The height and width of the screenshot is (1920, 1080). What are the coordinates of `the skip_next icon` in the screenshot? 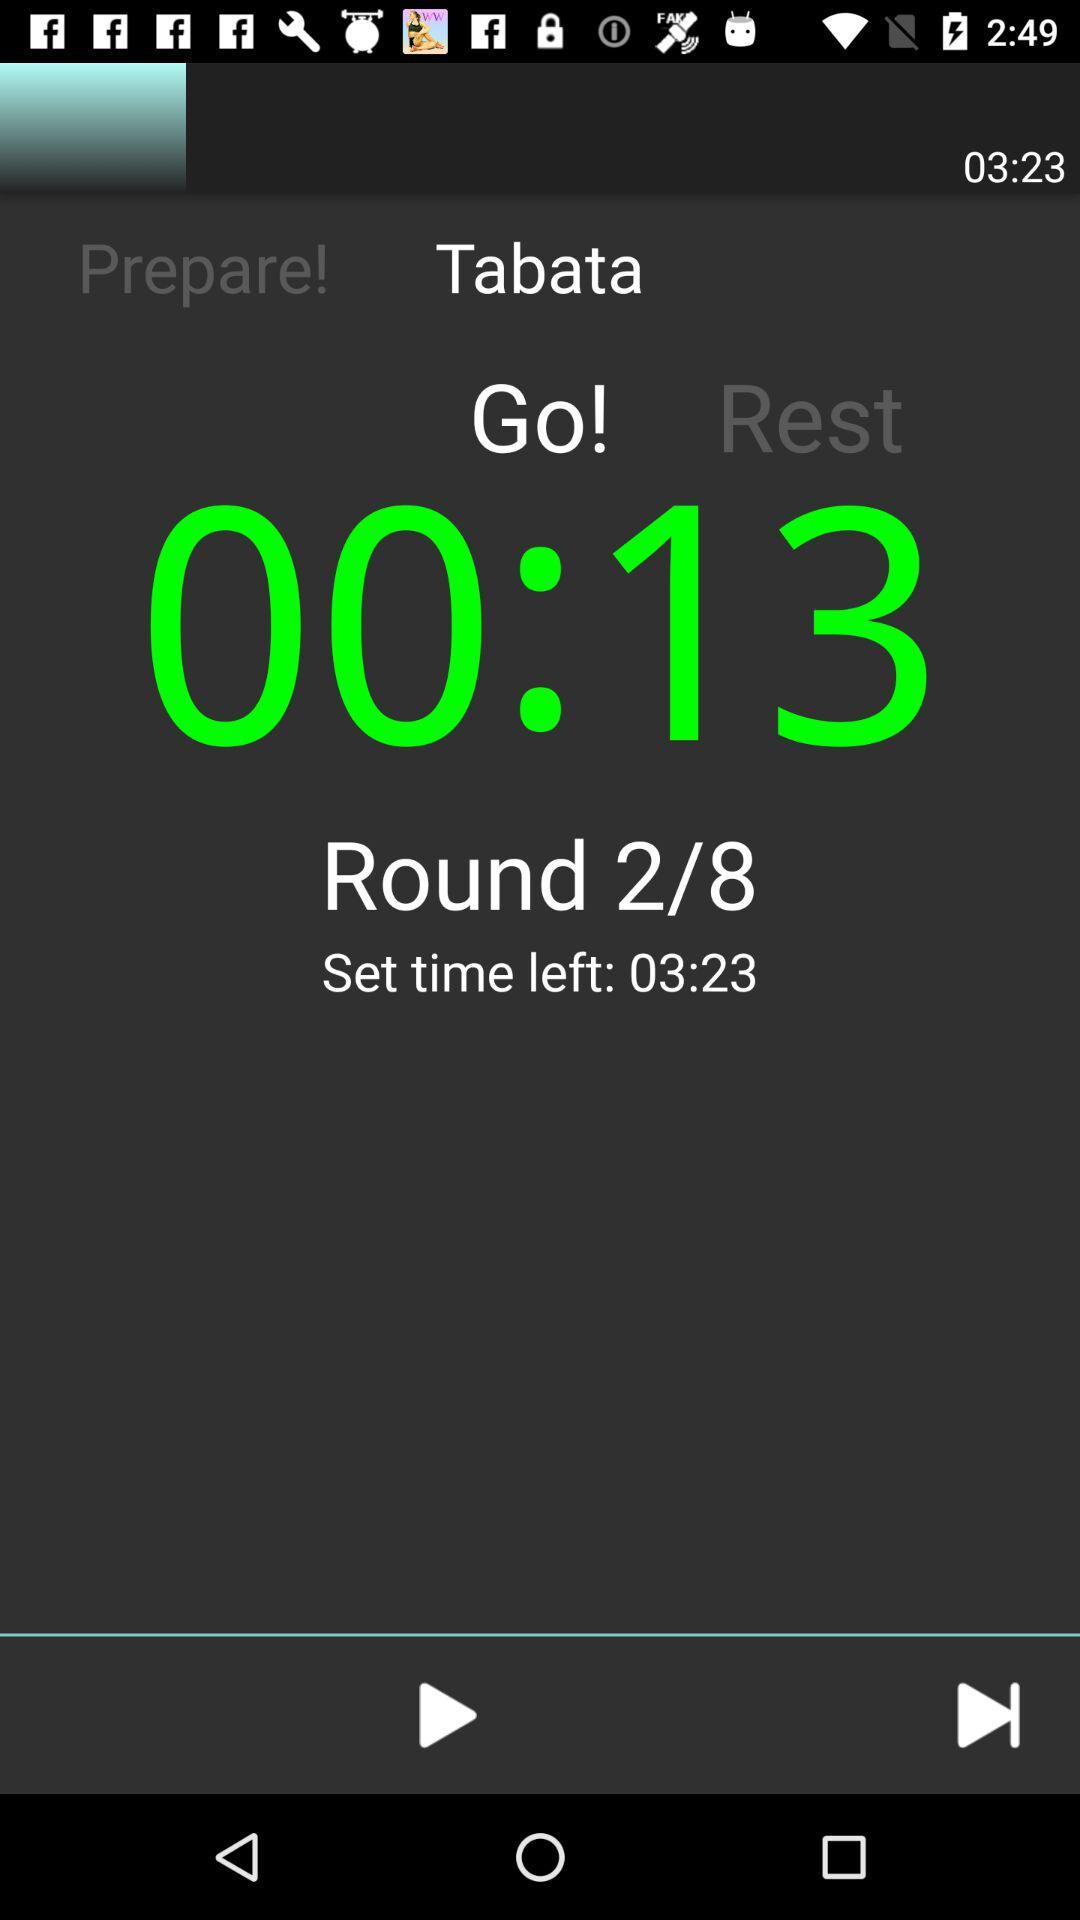 It's located at (987, 1714).